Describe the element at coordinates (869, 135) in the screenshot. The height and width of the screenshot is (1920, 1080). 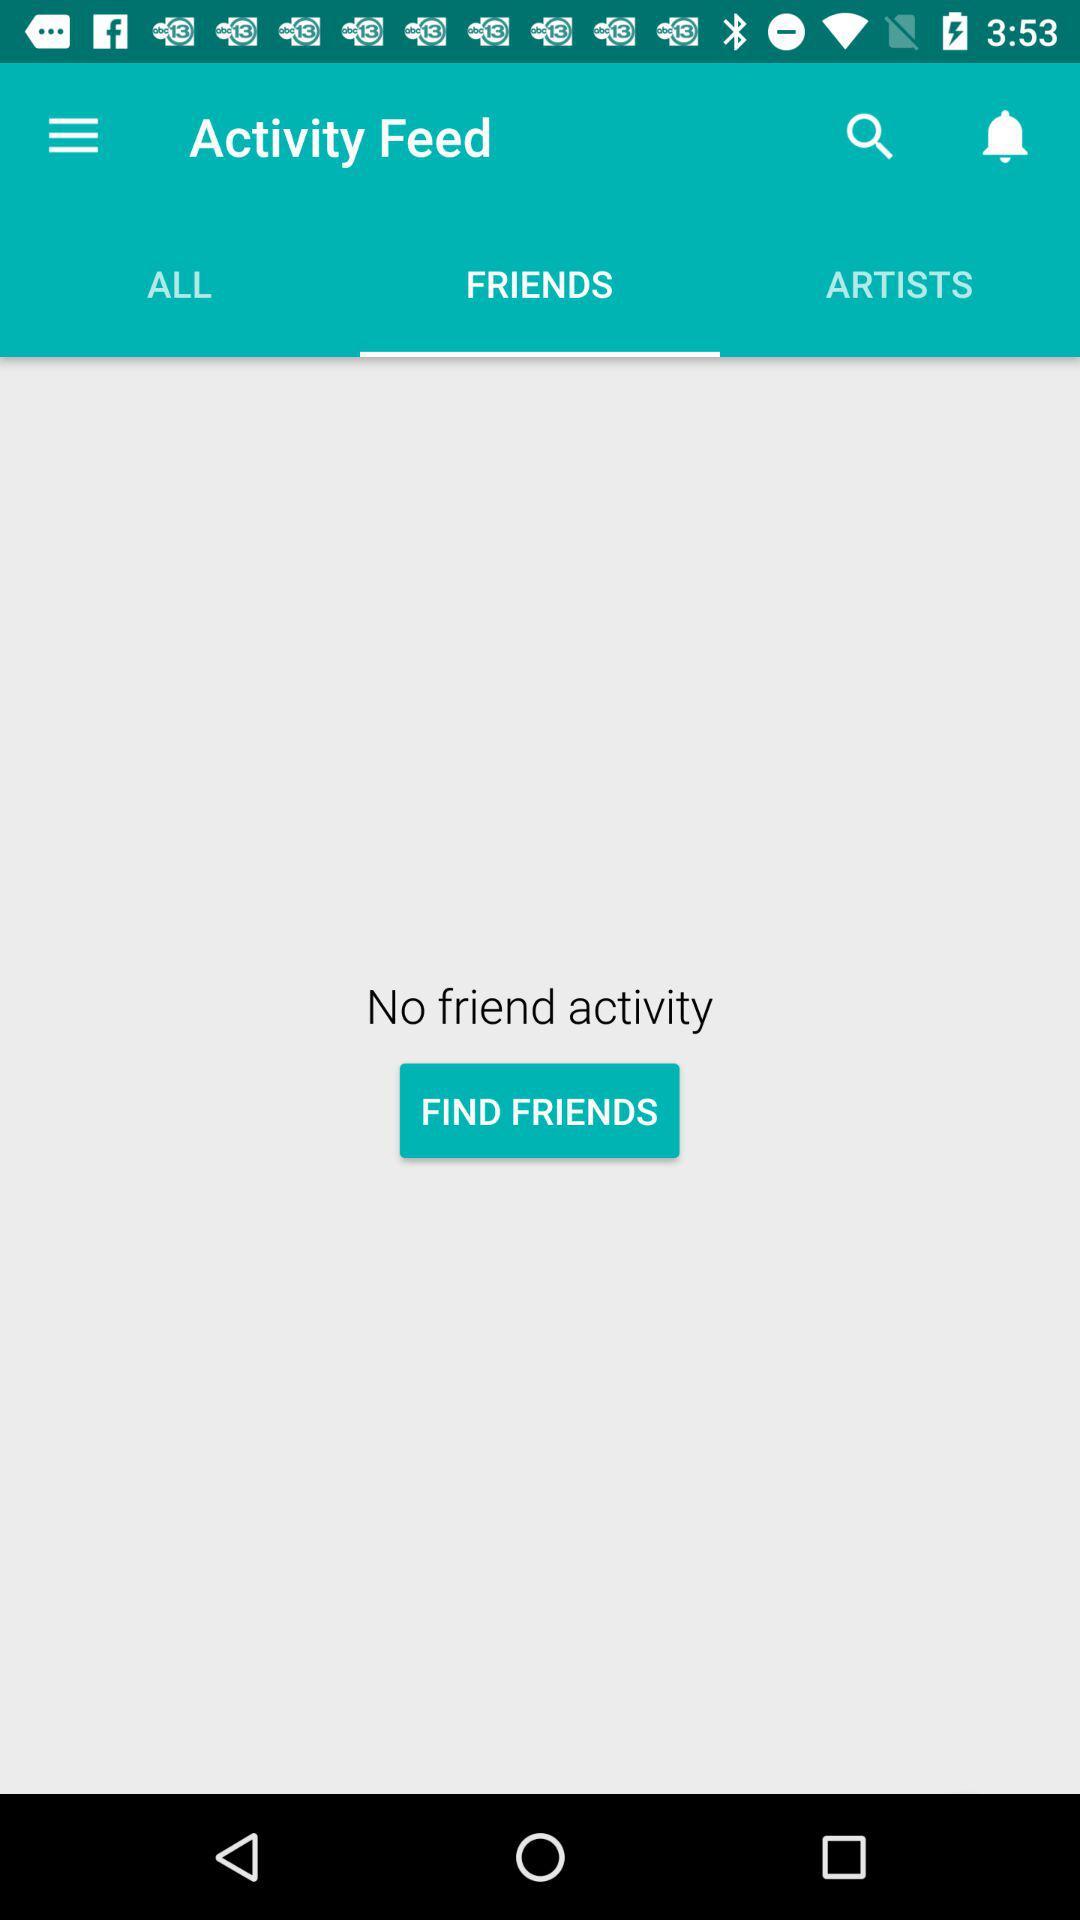
I see `the icon above the artists` at that location.